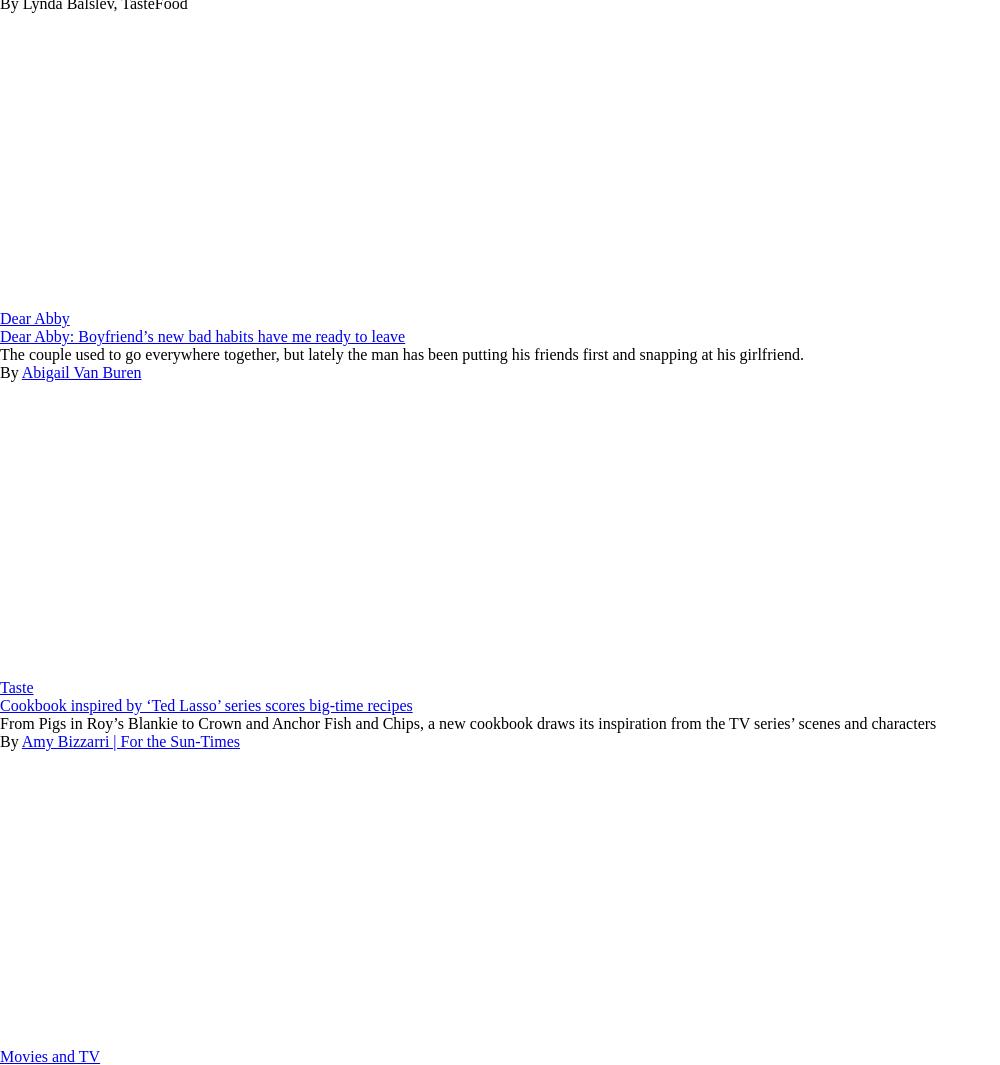 The image size is (1000, 1065). I want to click on 'Cookbook inspired by ‘Ted Lasso’ series scores big-time recipes', so click(205, 705).